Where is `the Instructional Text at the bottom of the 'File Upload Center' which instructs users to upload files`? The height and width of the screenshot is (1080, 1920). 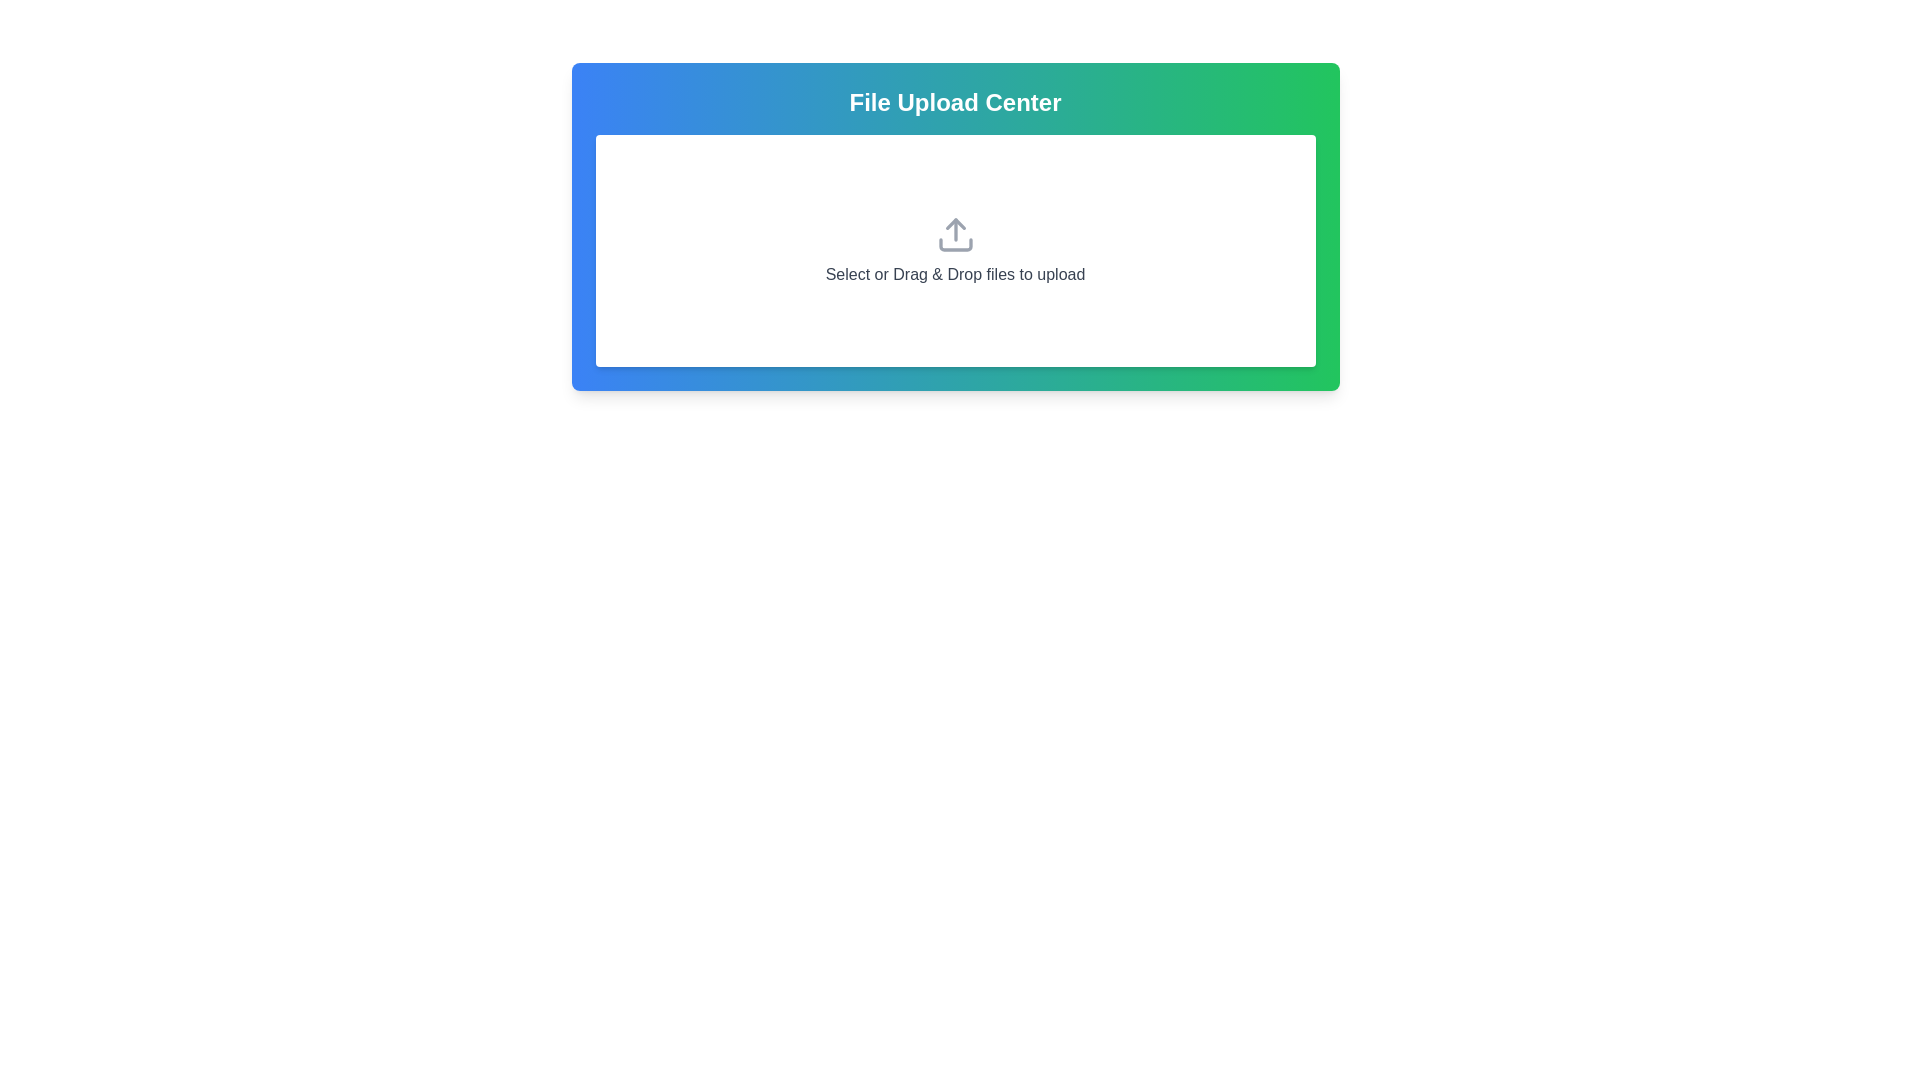 the Instructional Text at the bottom of the 'File Upload Center' which instructs users to upload files is located at coordinates (954, 274).